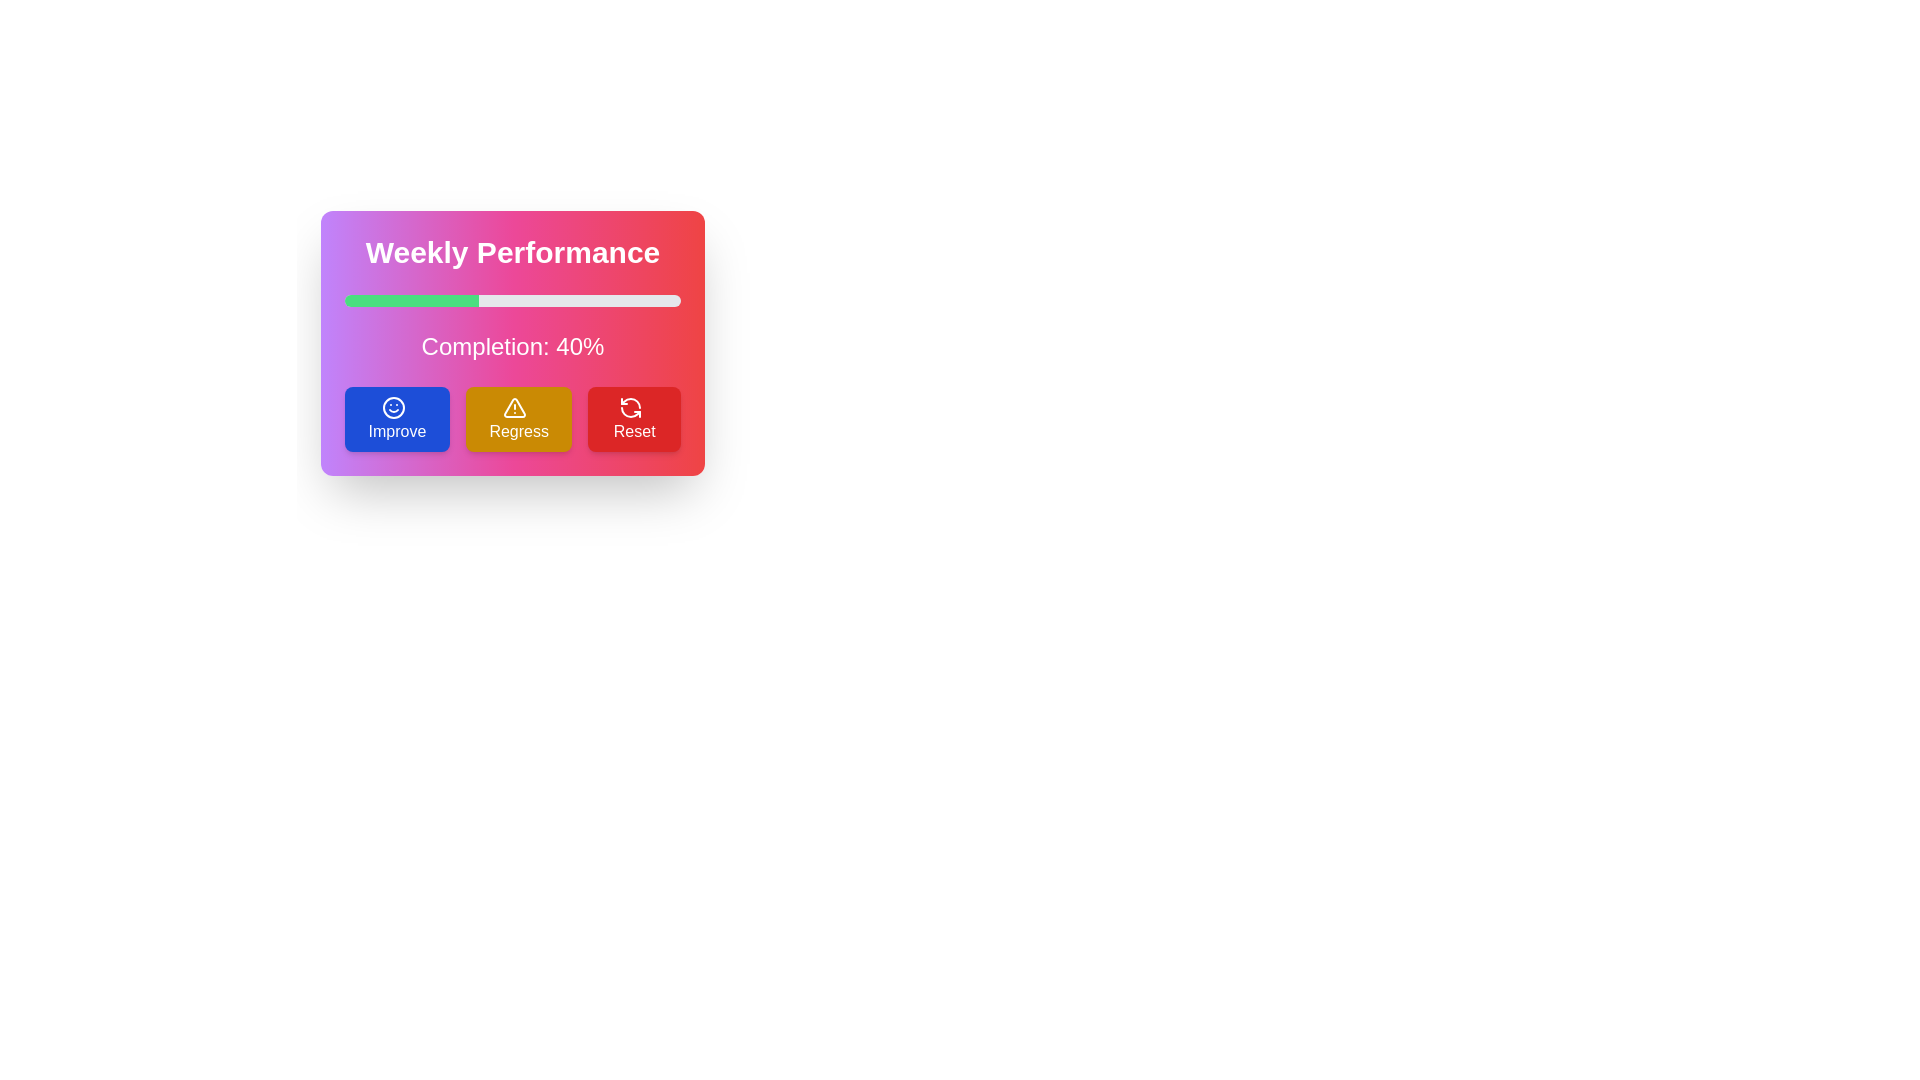  I want to click on the green progress bar that represents the progress indicator, located below the 'Weekly Performance' header and above the 'Completion: 40%' label, so click(411, 300).